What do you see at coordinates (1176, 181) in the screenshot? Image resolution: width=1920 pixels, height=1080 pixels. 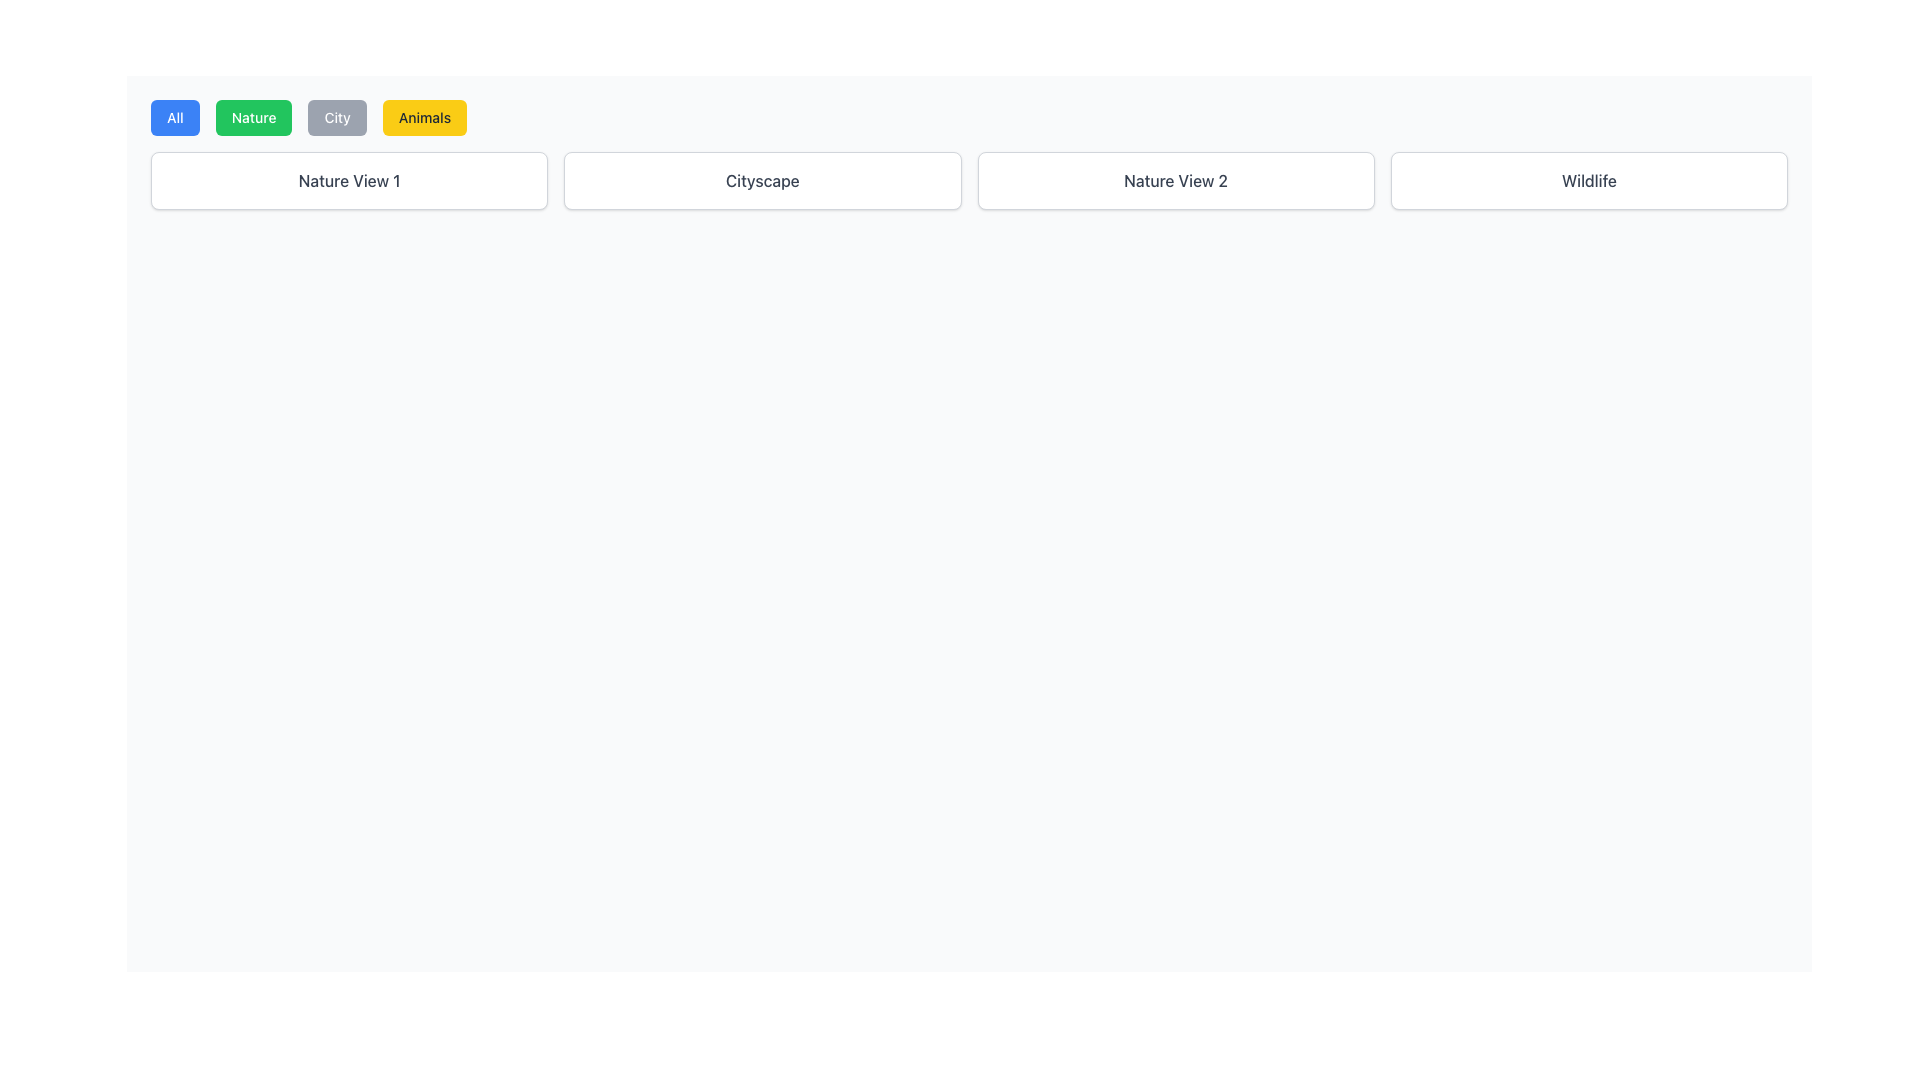 I see `the 'Nature View 2' button, which is a rectangular component with a white background and gray border, located in the third column of the grid layout` at bounding box center [1176, 181].